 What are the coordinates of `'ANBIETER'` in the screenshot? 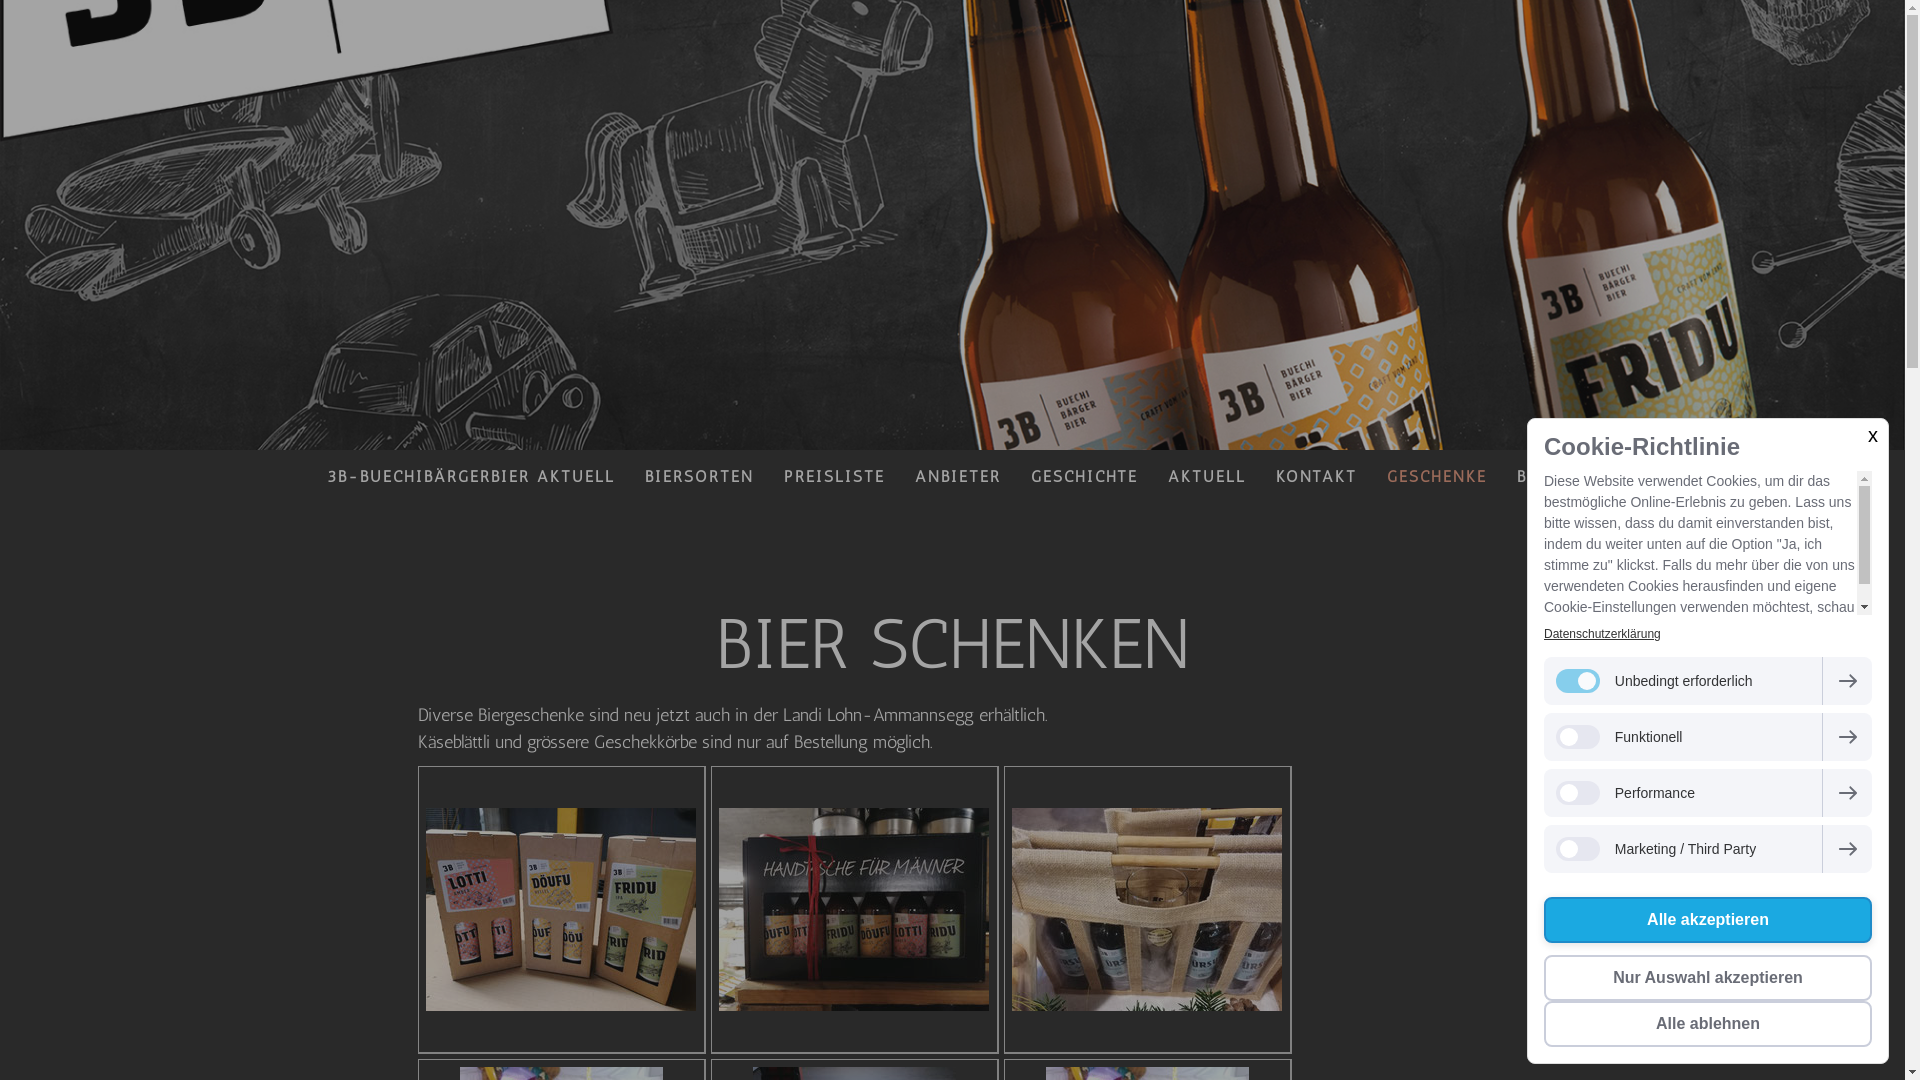 It's located at (957, 476).